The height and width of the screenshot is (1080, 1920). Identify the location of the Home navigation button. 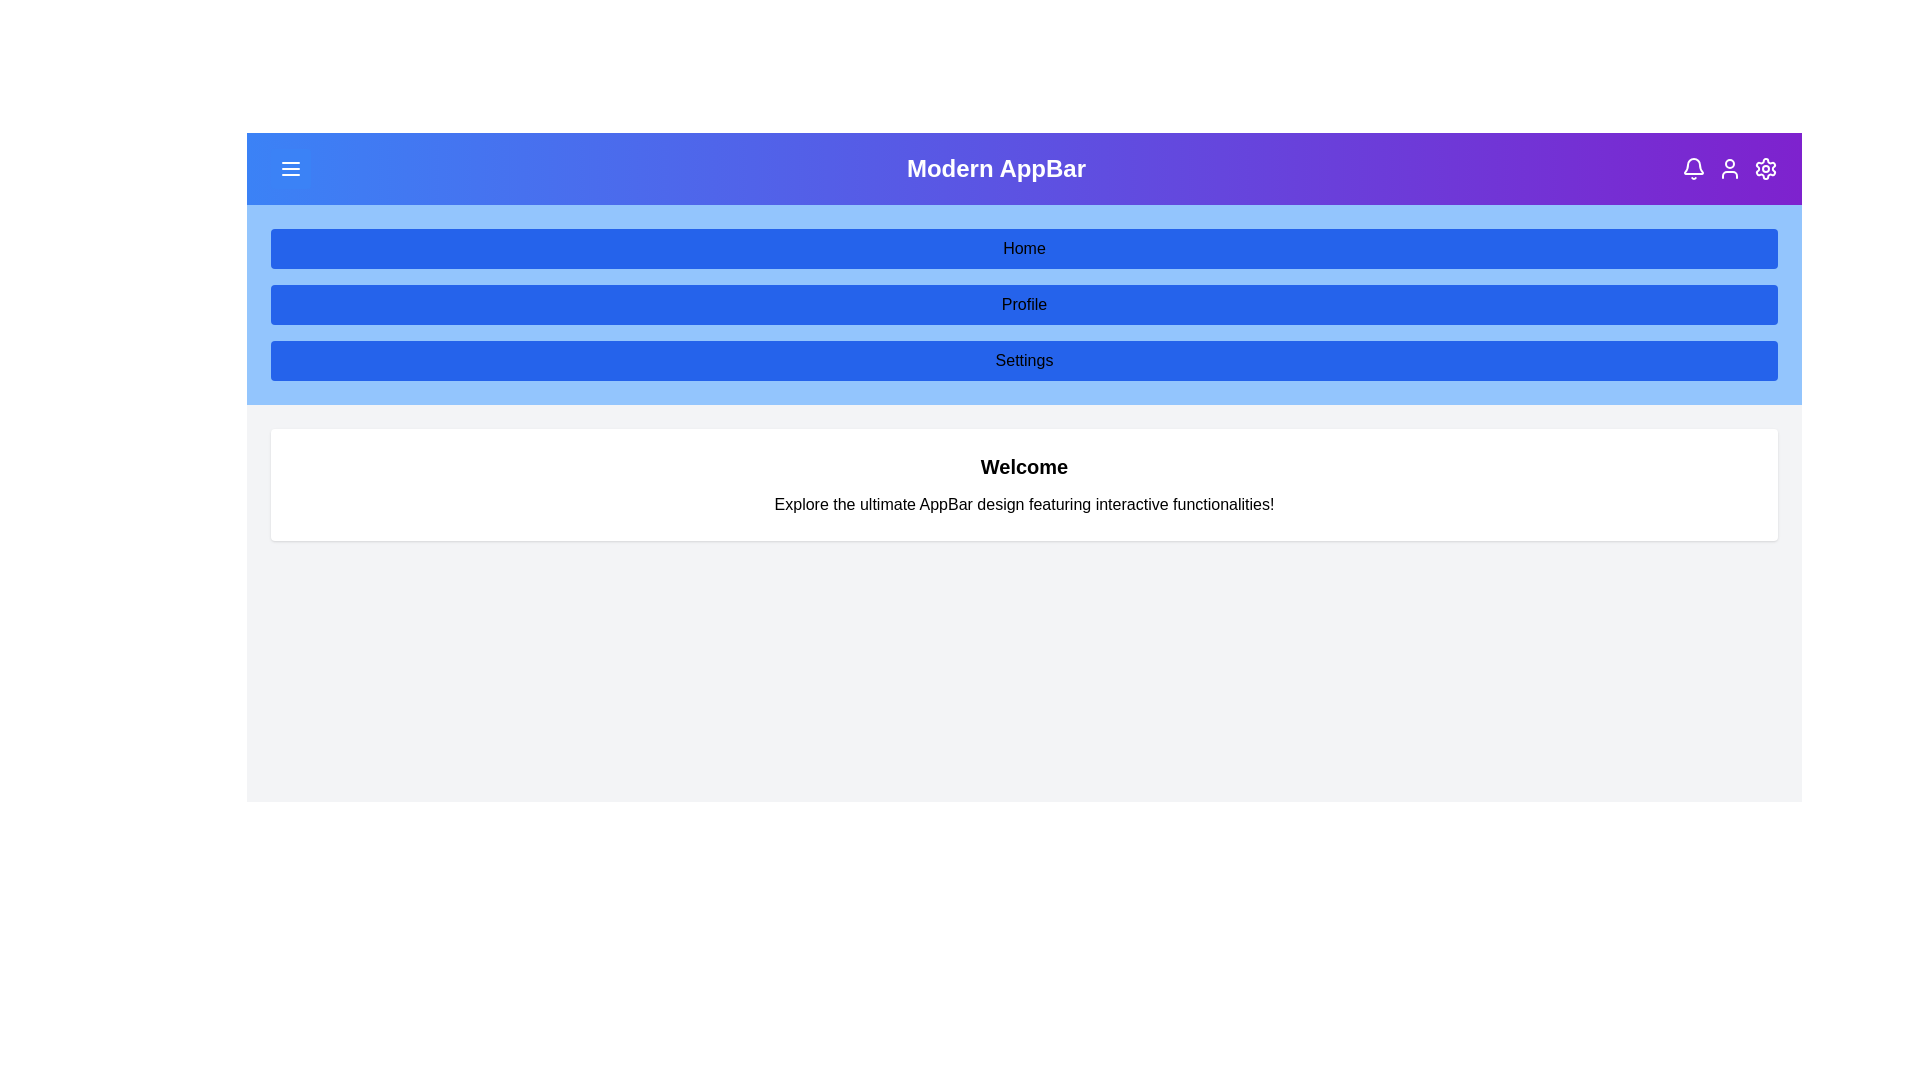
(1024, 248).